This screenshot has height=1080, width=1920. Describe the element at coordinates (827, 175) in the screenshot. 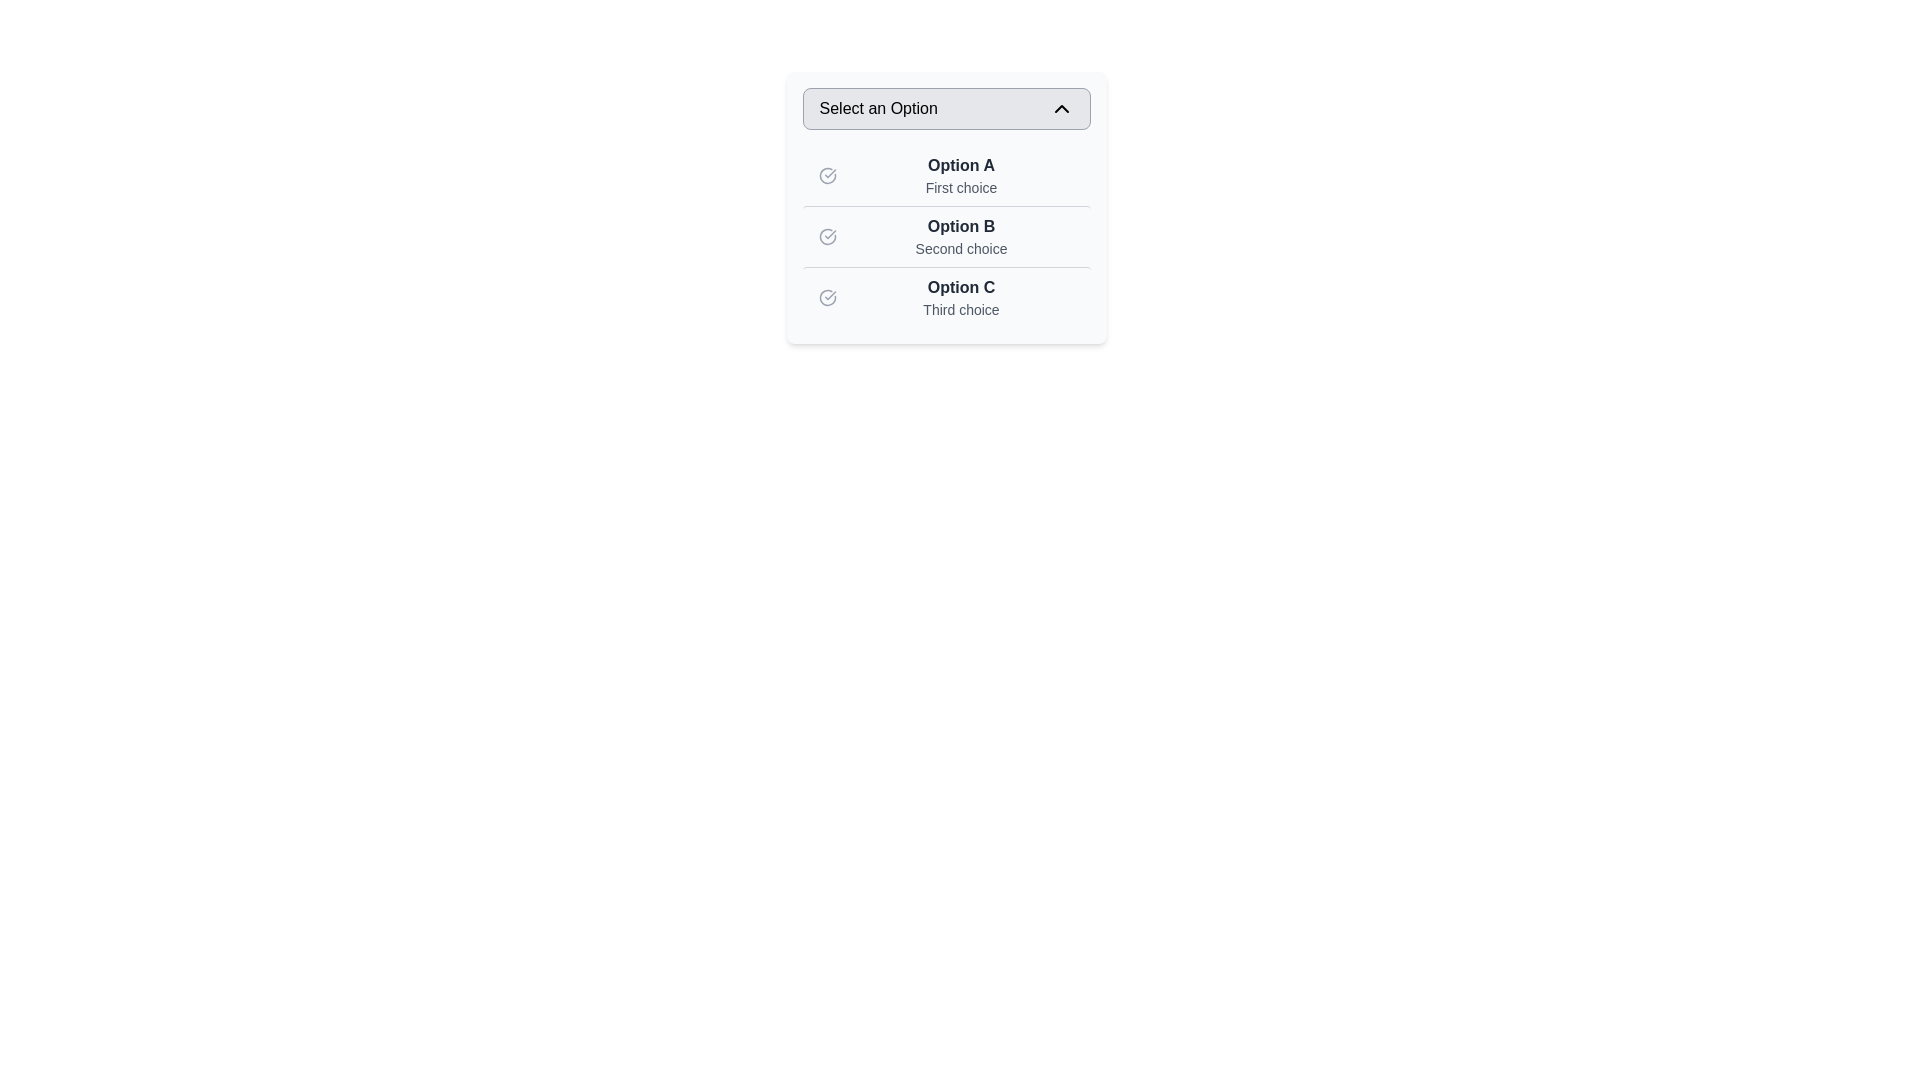

I see `the circular gray icon with a checkmark inside, which is the first icon in the selectable list item labeled 'Option A' with the subtitle 'First choice'` at that location.